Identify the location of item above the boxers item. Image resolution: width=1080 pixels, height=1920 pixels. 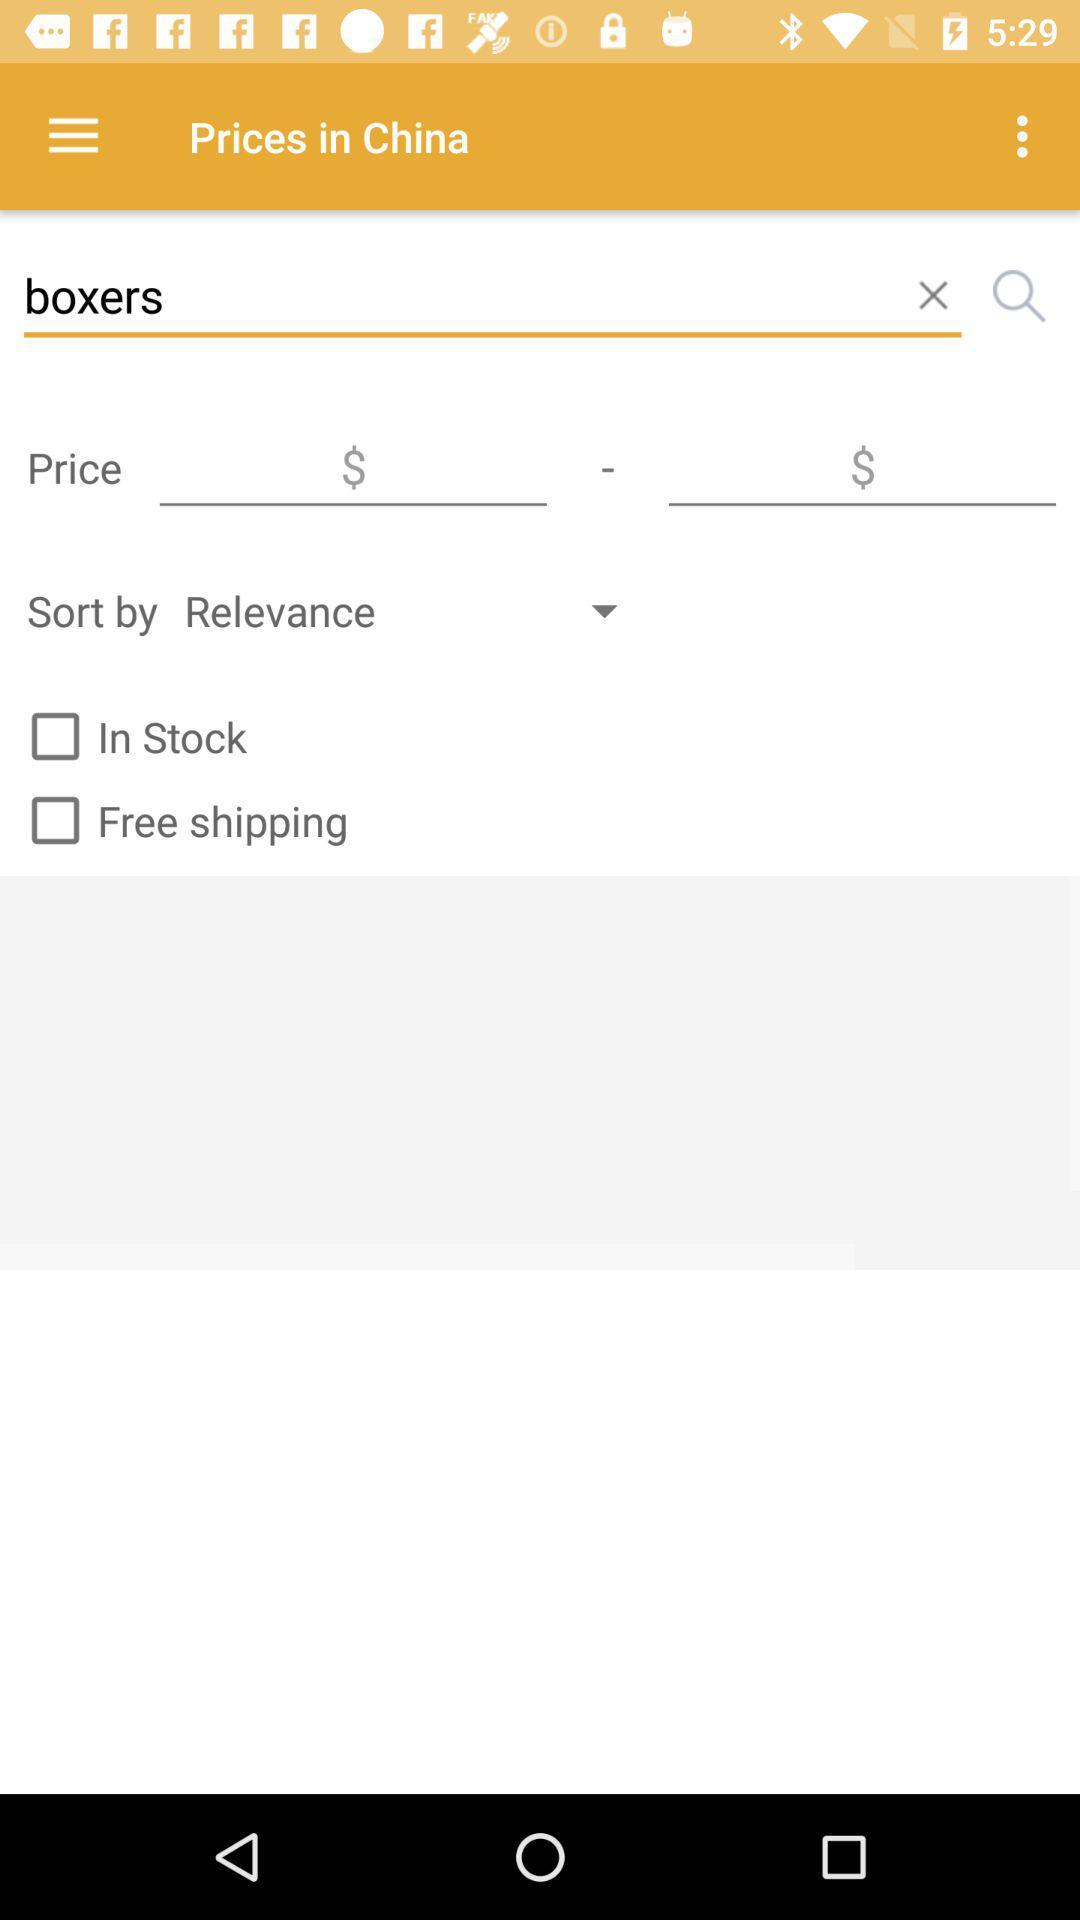
(72, 135).